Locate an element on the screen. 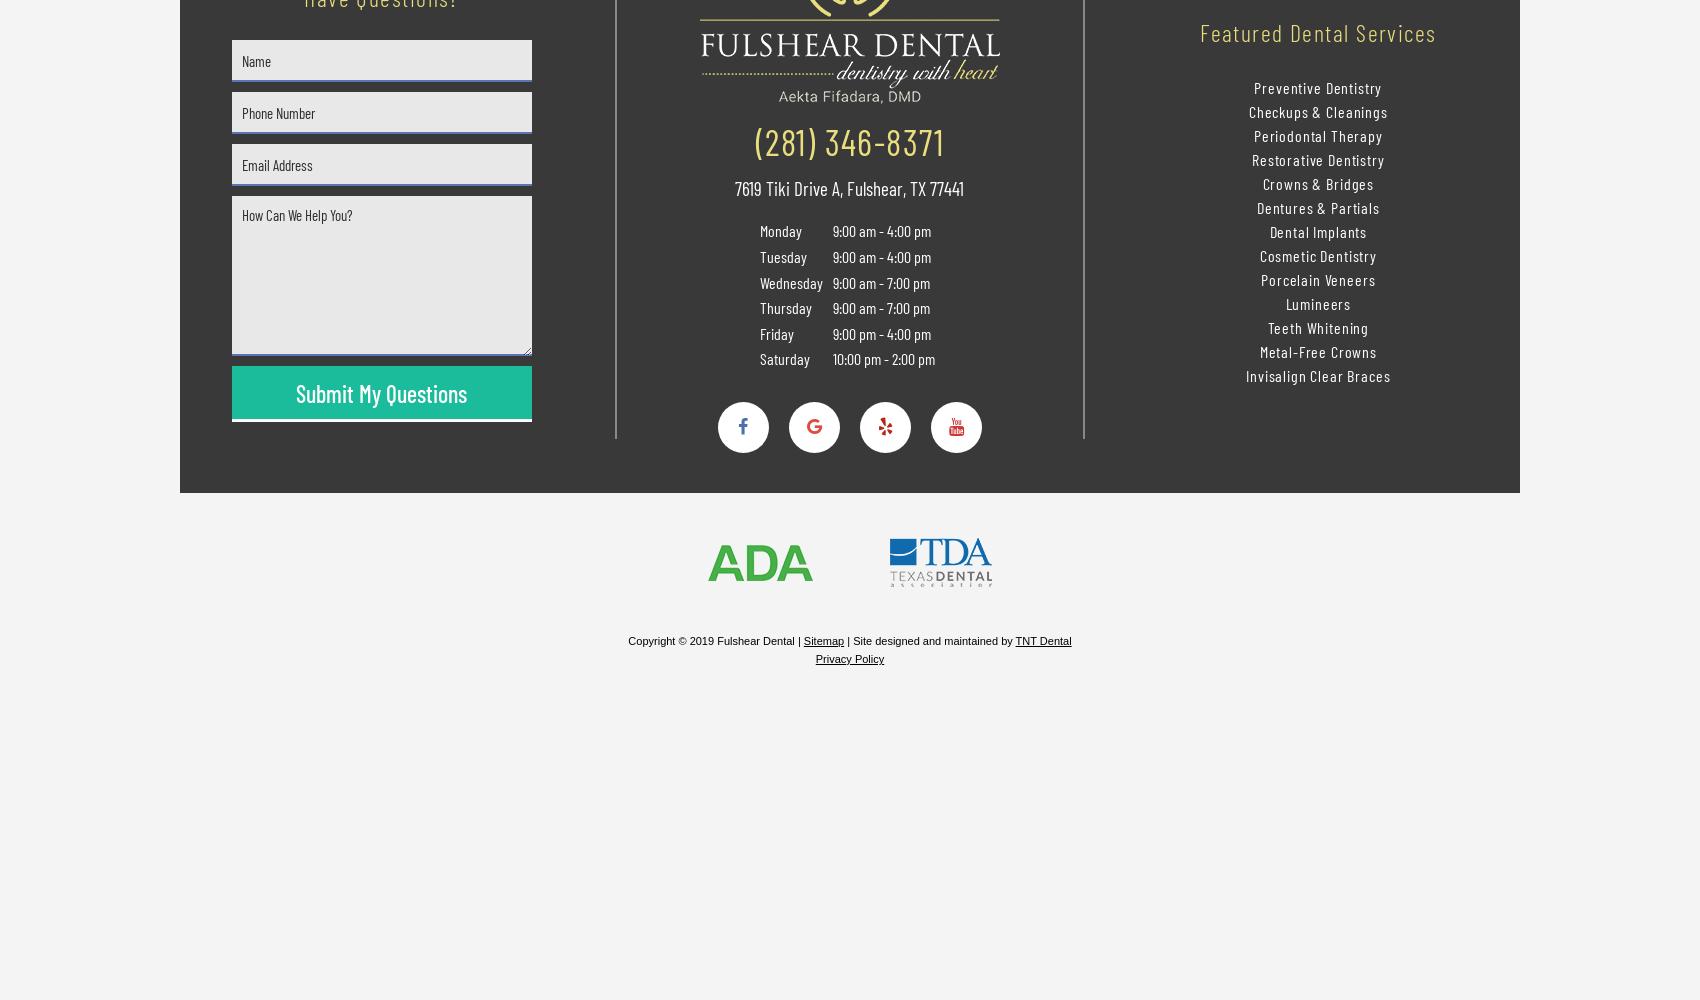  '10:00 pm - 2:00 pm' is located at coordinates (881, 357).